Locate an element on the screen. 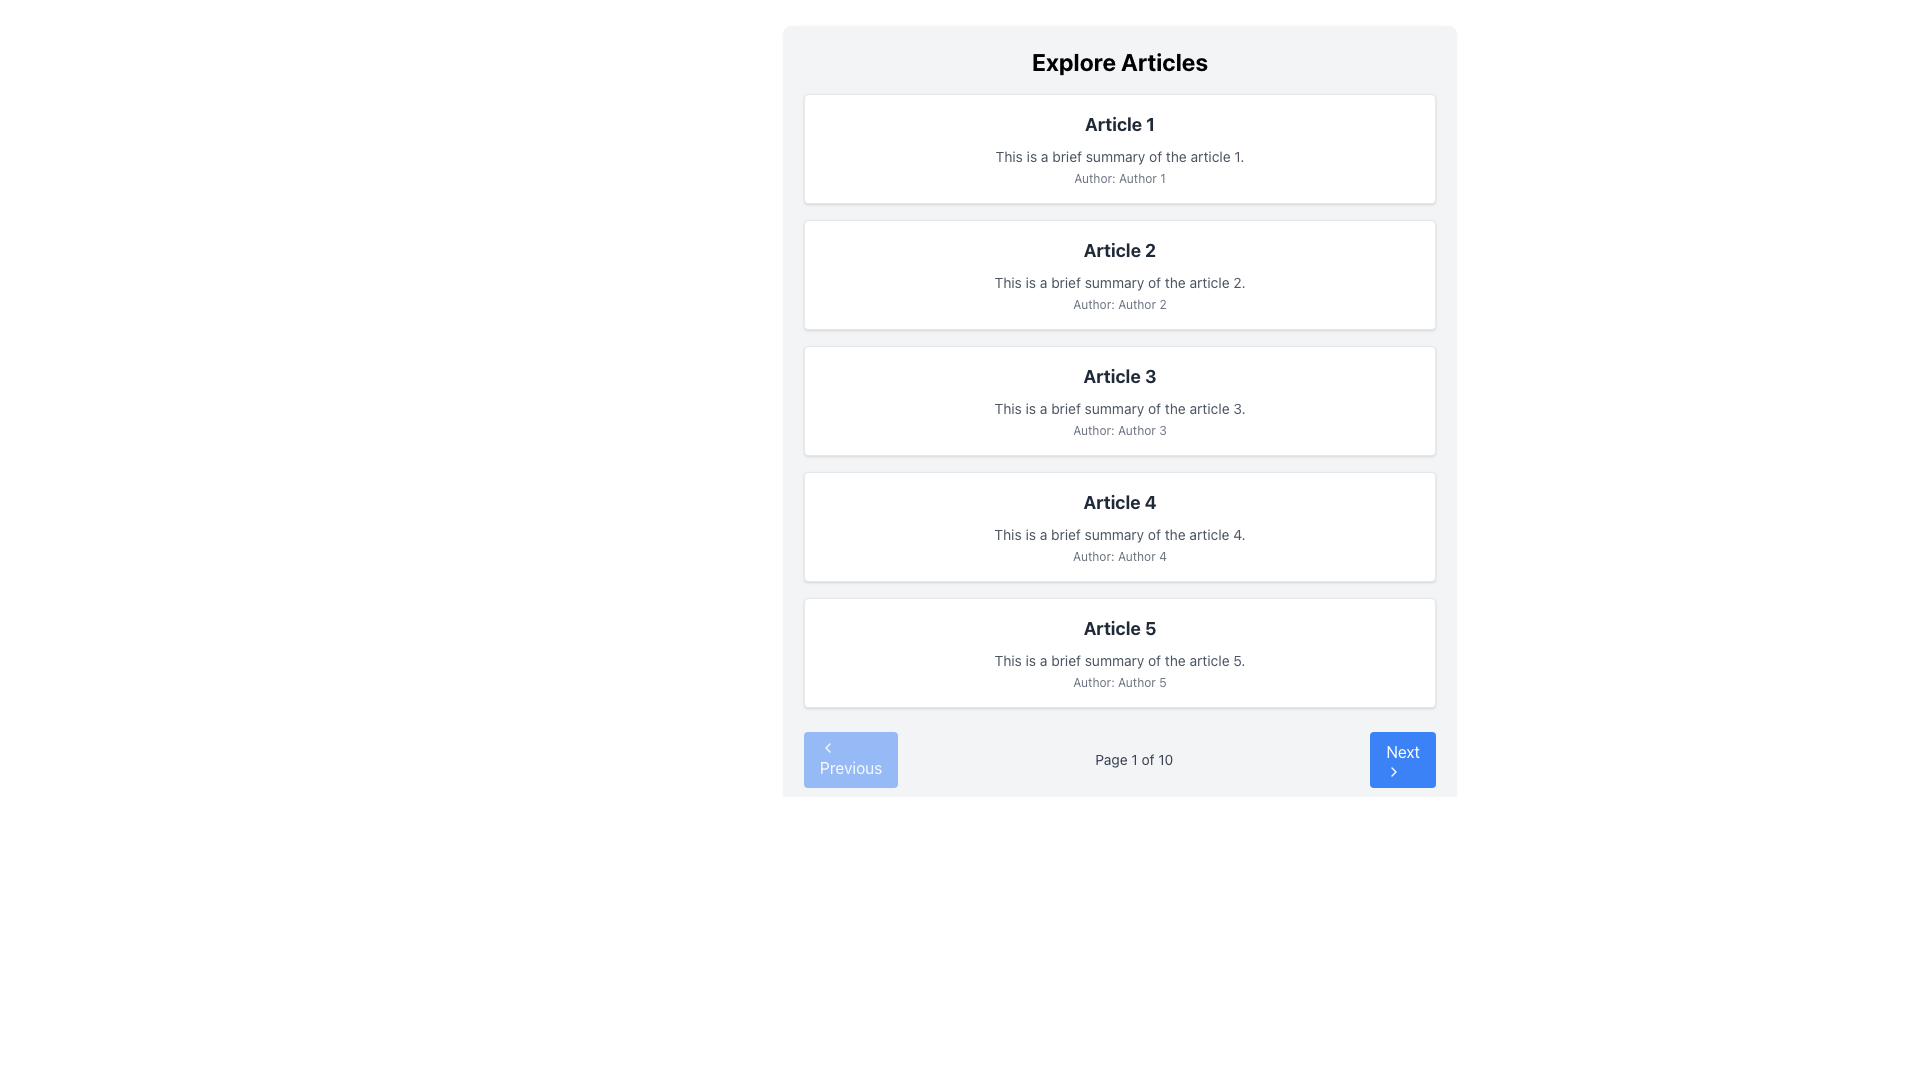 The image size is (1920, 1080). static text label that displays 'Author: Author 4', located at the bottom of the card for 'Article 4' is located at coordinates (1118, 556).